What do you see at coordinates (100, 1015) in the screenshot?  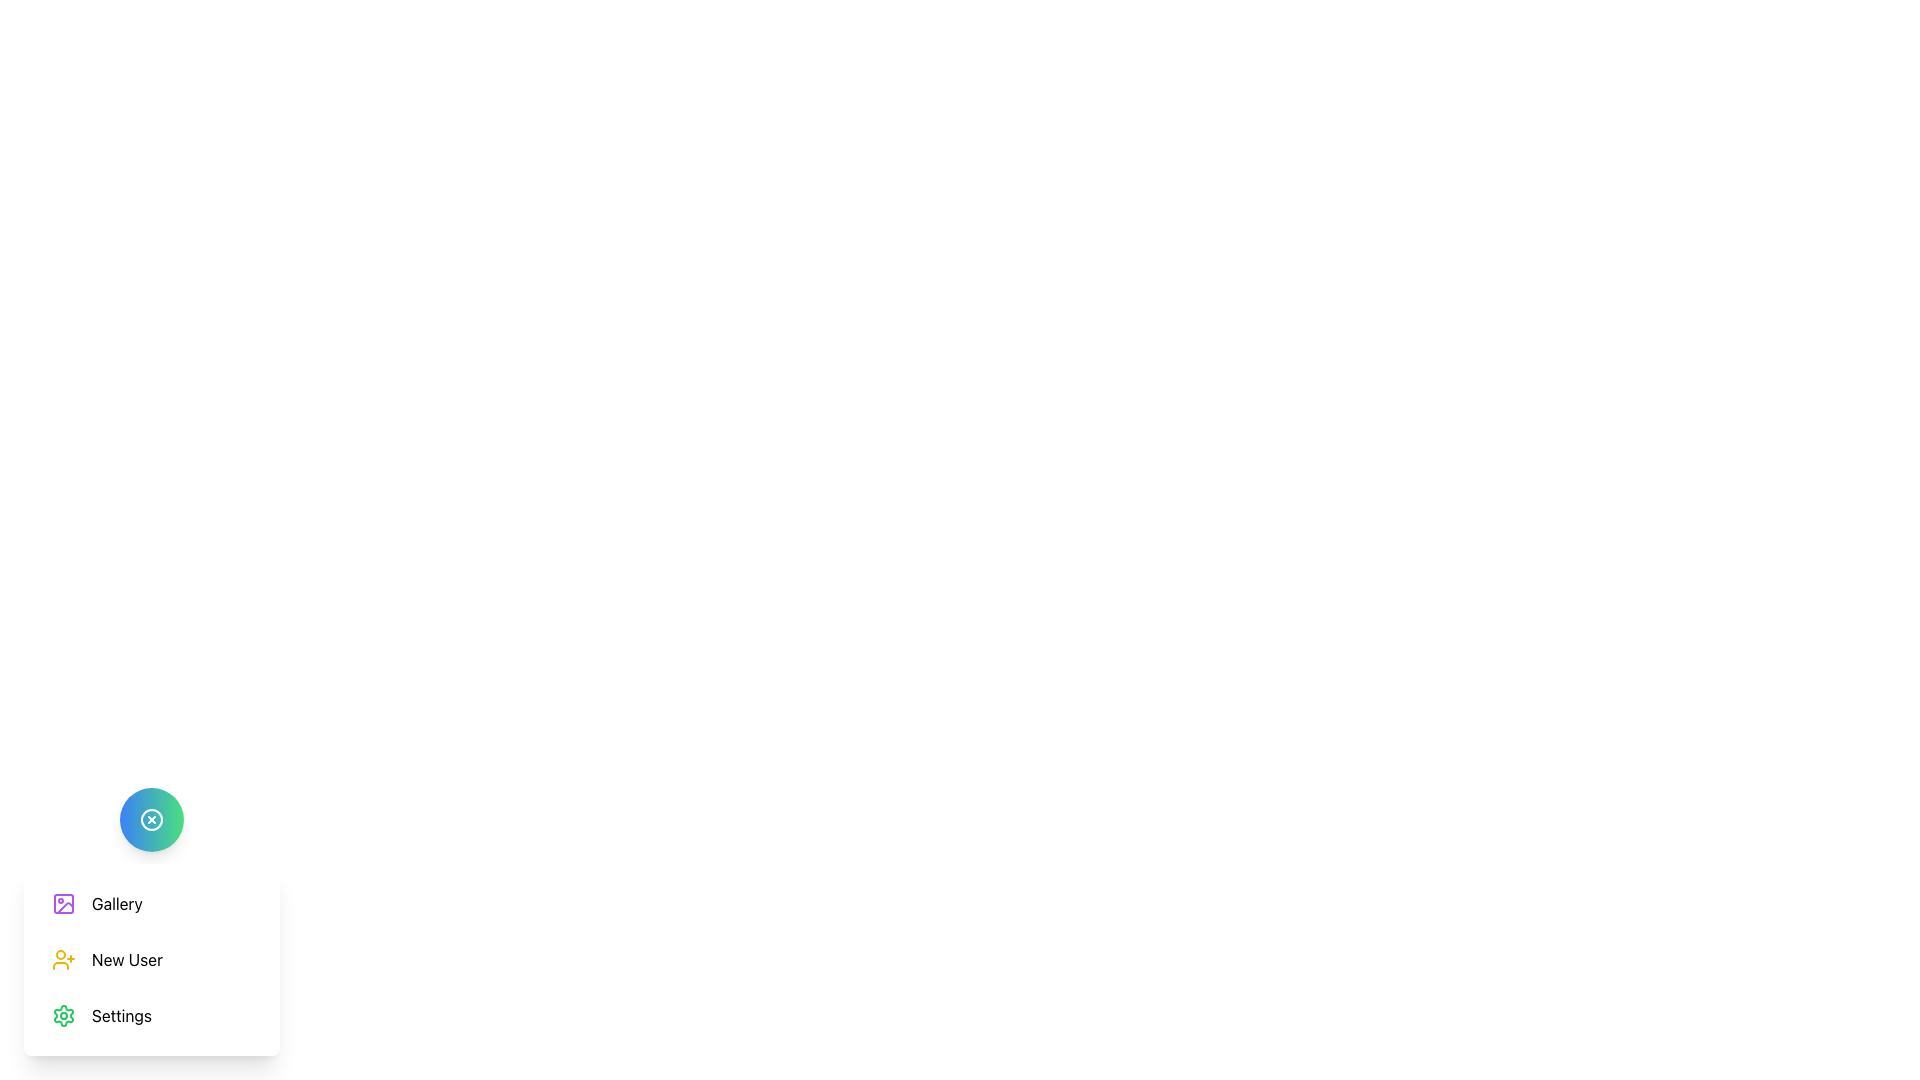 I see `the 'Settings' button, which is the third item in a vertical menu represented with a gear icon and the text 'Settings'` at bounding box center [100, 1015].